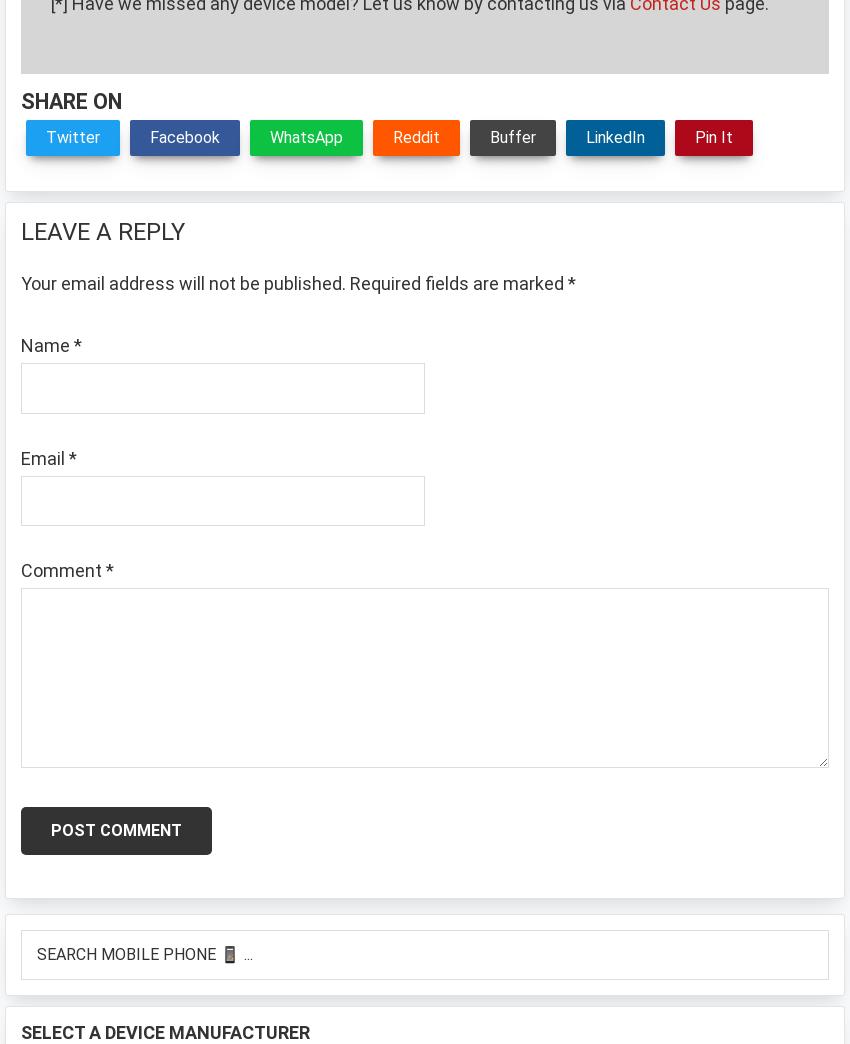 This screenshot has height=1044, width=850. I want to click on 'Email', so click(44, 456).